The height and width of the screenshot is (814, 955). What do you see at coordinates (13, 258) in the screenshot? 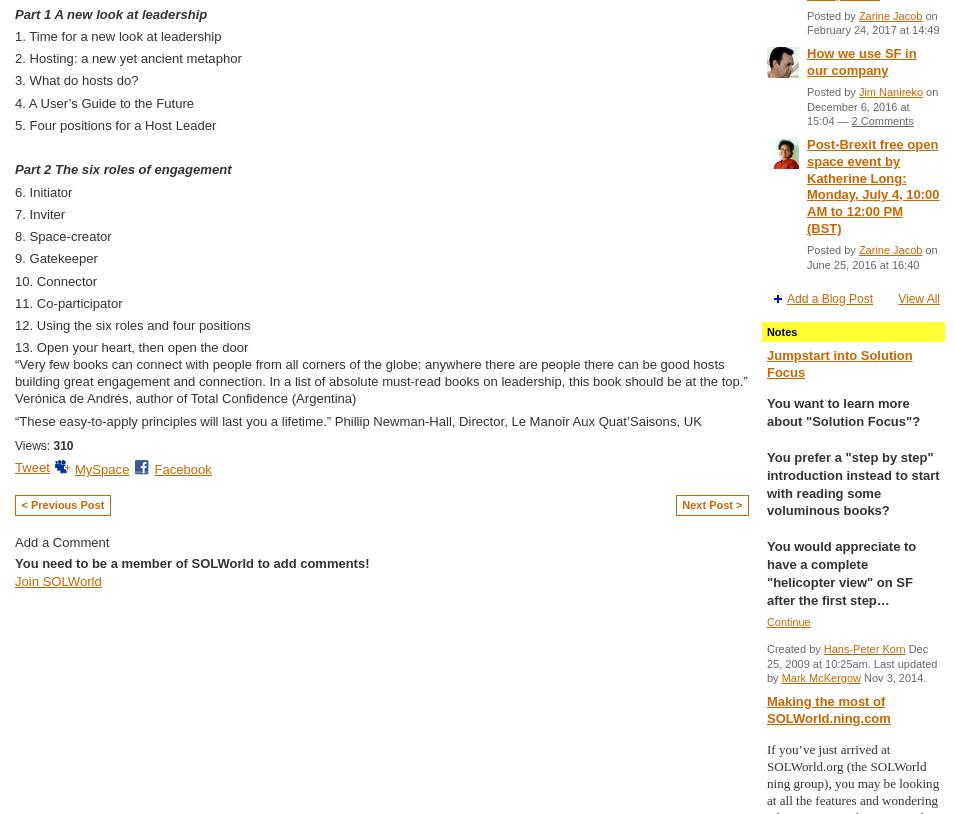
I see `'9. Gatekeeper'` at bounding box center [13, 258].